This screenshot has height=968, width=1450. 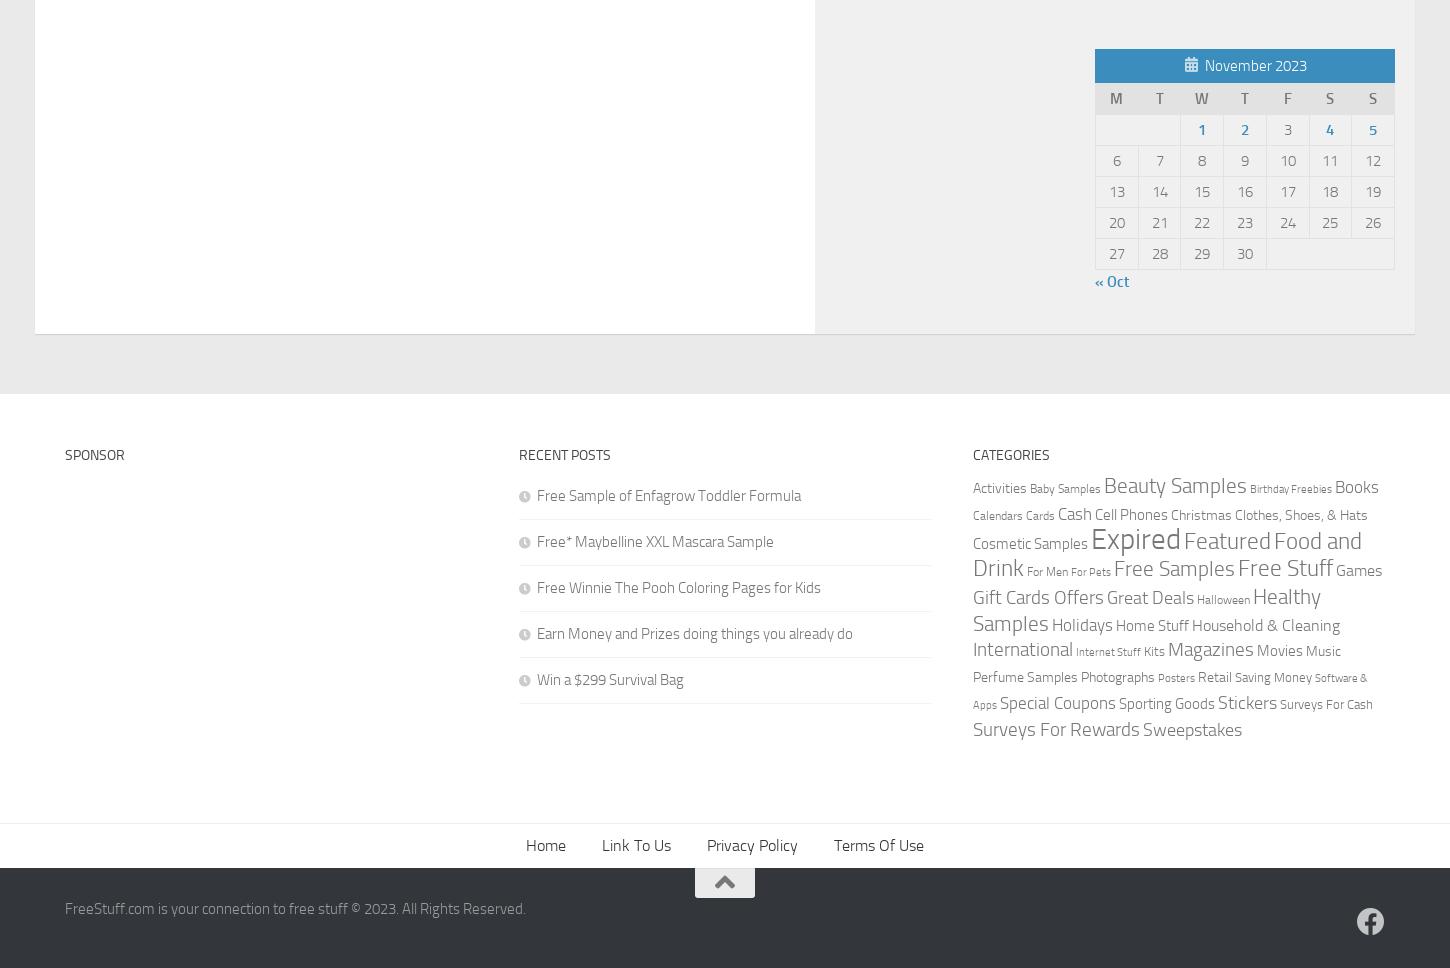 What do you see at coordinates (1287, 99) in the screenshot?
I see `'F'` at bounding box center [1287, 99].